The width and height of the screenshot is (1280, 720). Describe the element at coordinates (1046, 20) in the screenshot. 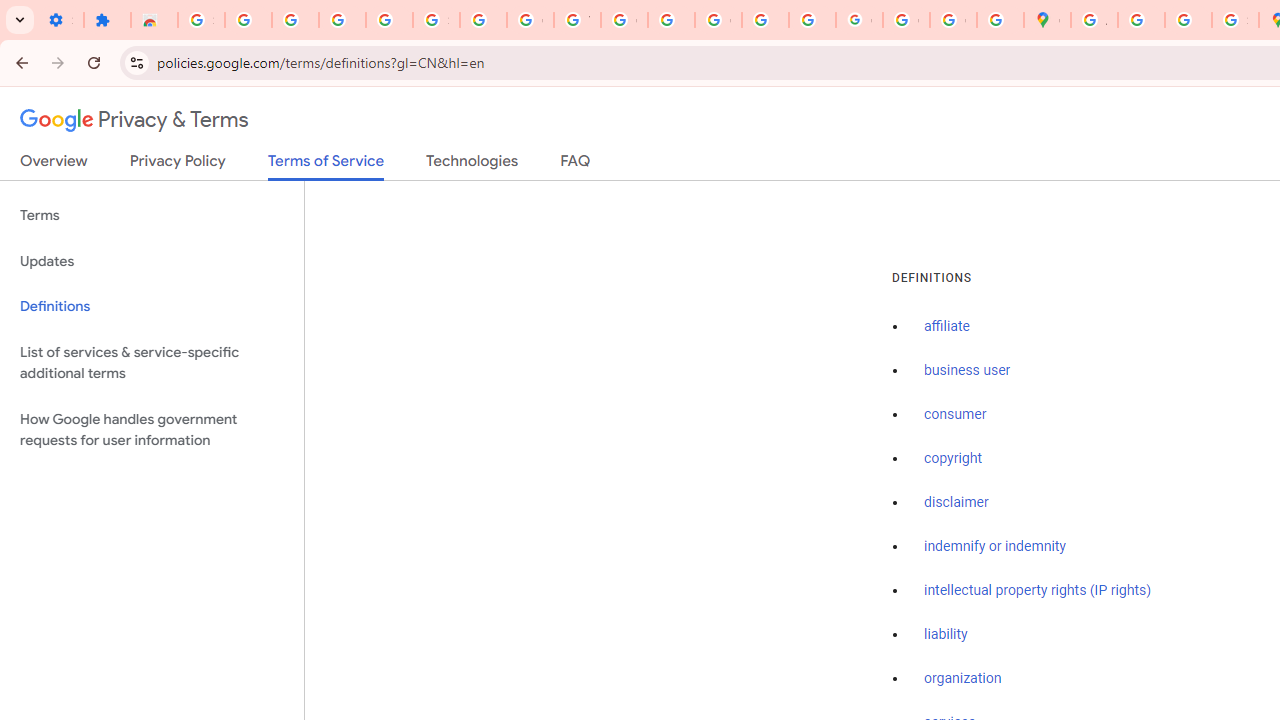

I see `'Google Maps'` at that location.